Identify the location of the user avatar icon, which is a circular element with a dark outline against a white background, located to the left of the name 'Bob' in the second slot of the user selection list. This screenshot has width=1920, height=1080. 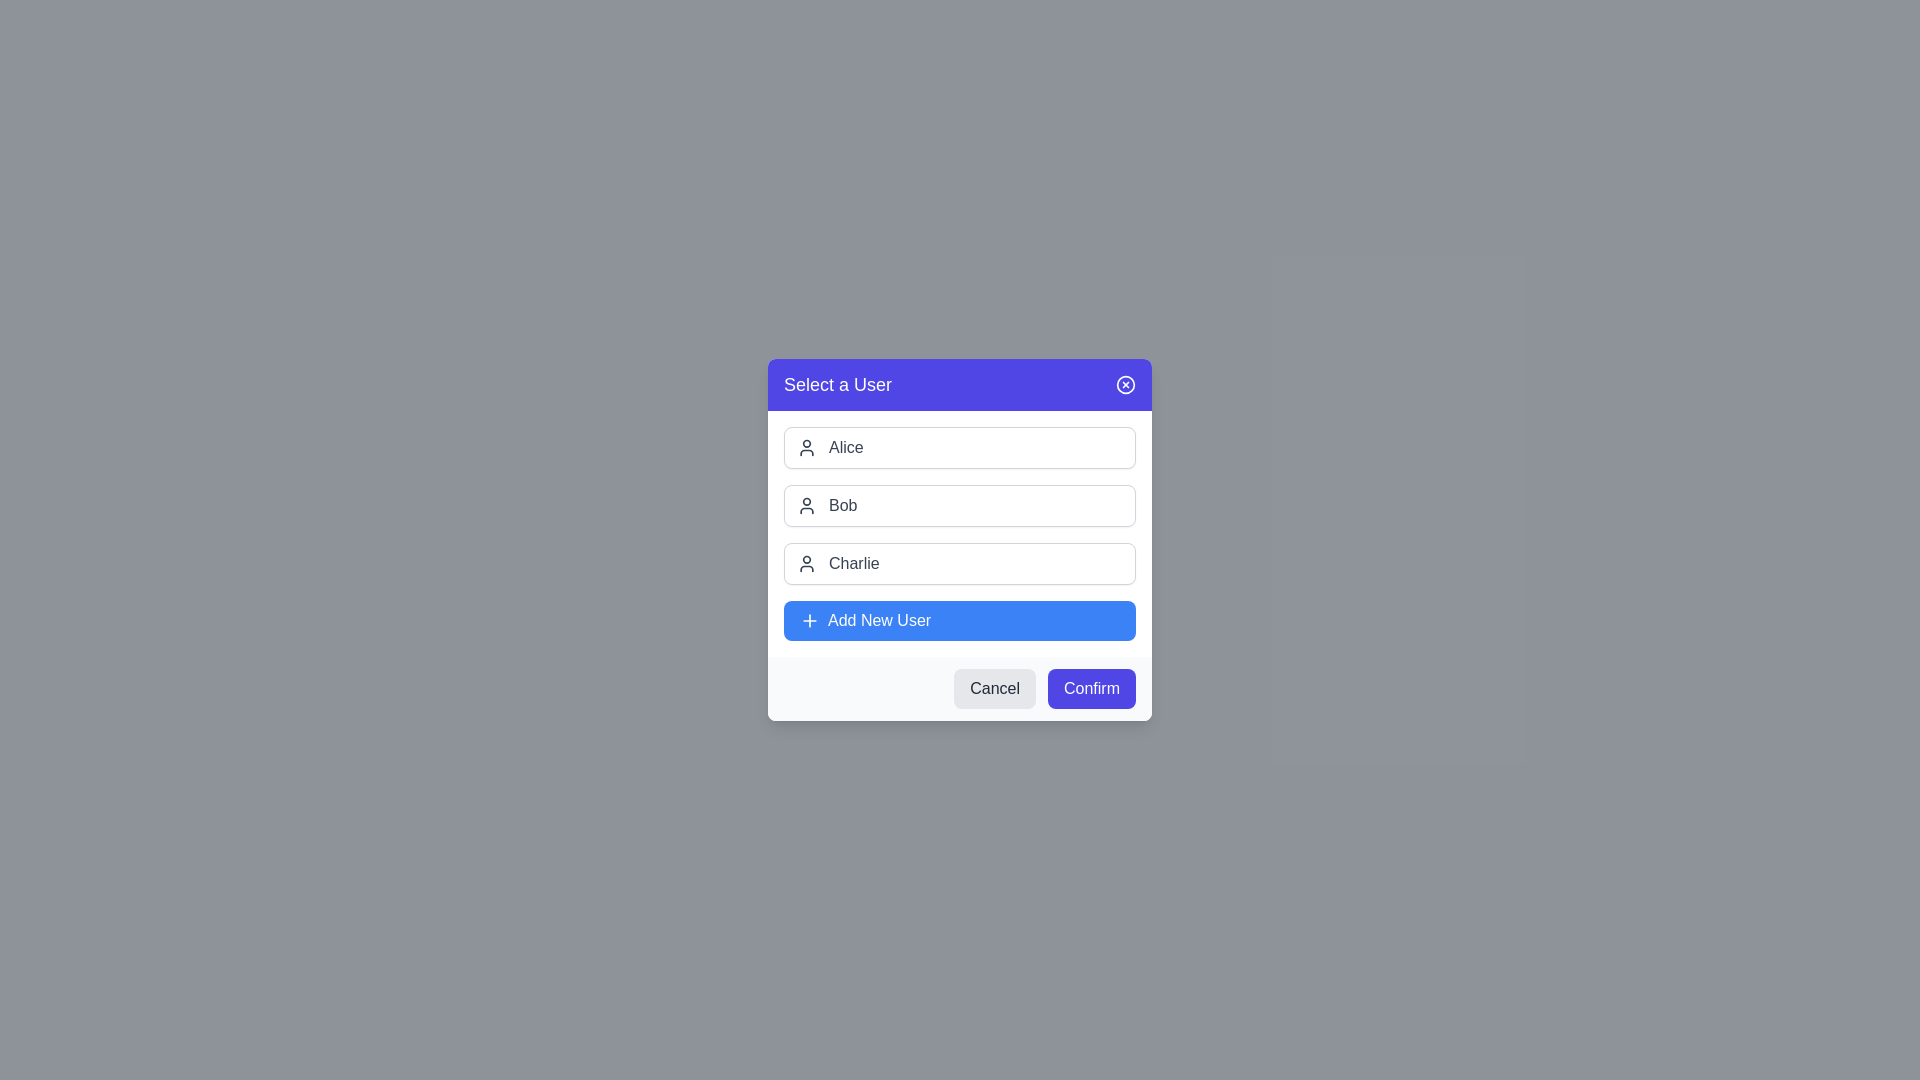
(806, 504).